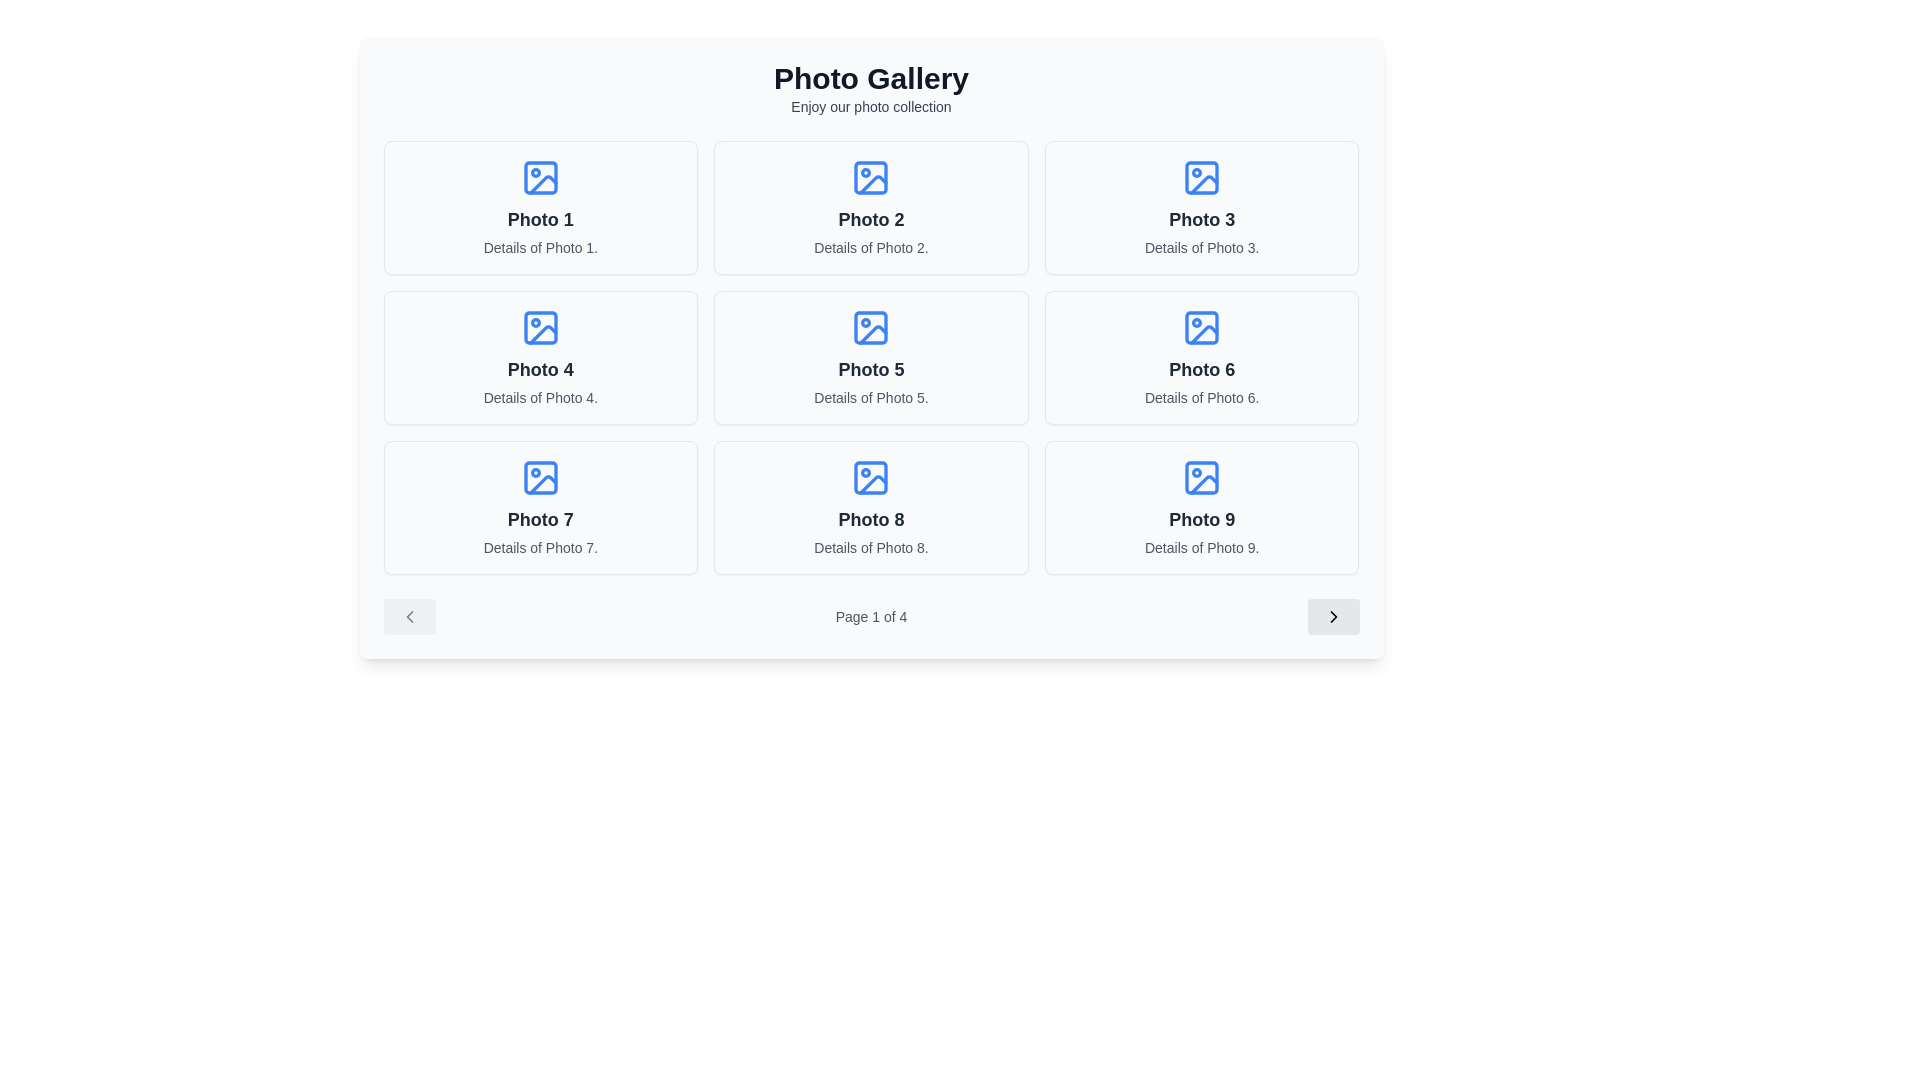 The height and width of the screenshot is (1080, 1920). What do you see at coordinates (871, 208) in the screenshot?
I see `the information card for the photo in the gallery, which is the second card in a 3-column layout positioned at the top row` at bounding box center [871, 208].